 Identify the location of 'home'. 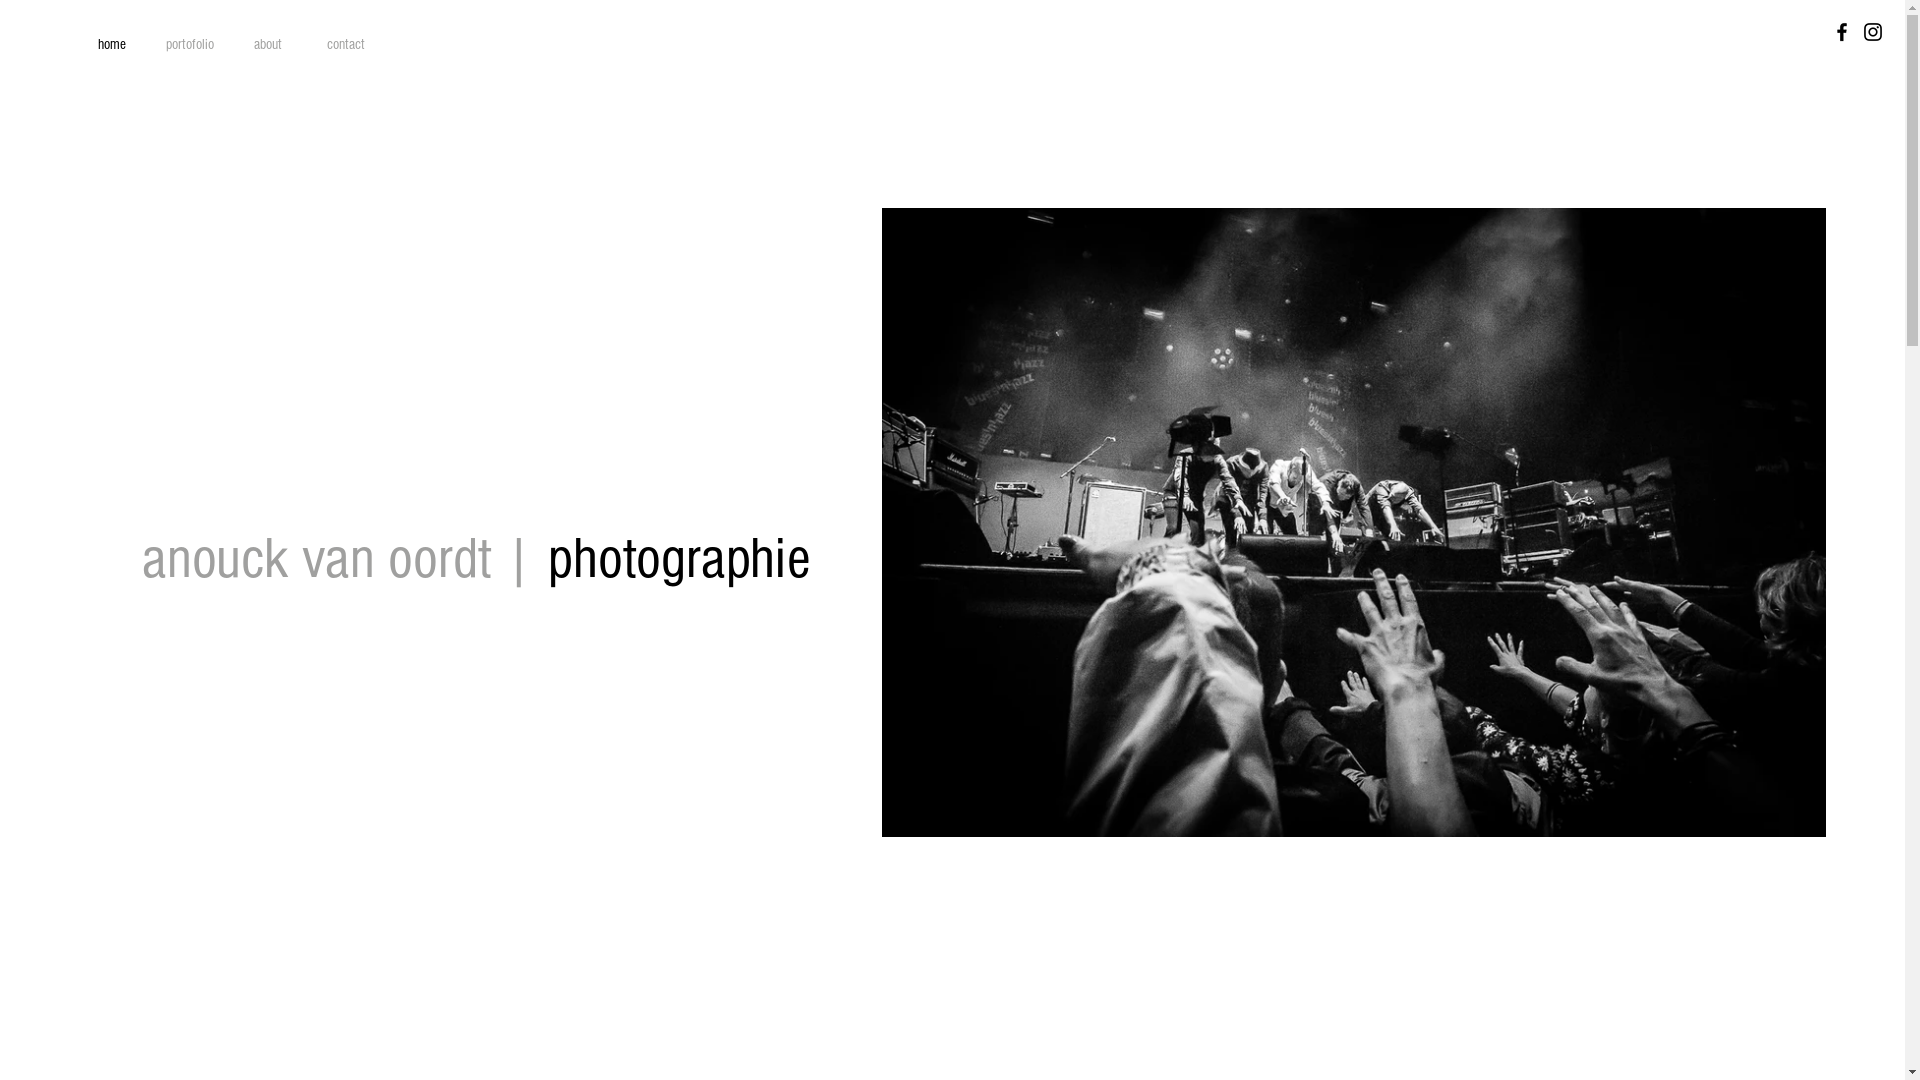
(110, 45).